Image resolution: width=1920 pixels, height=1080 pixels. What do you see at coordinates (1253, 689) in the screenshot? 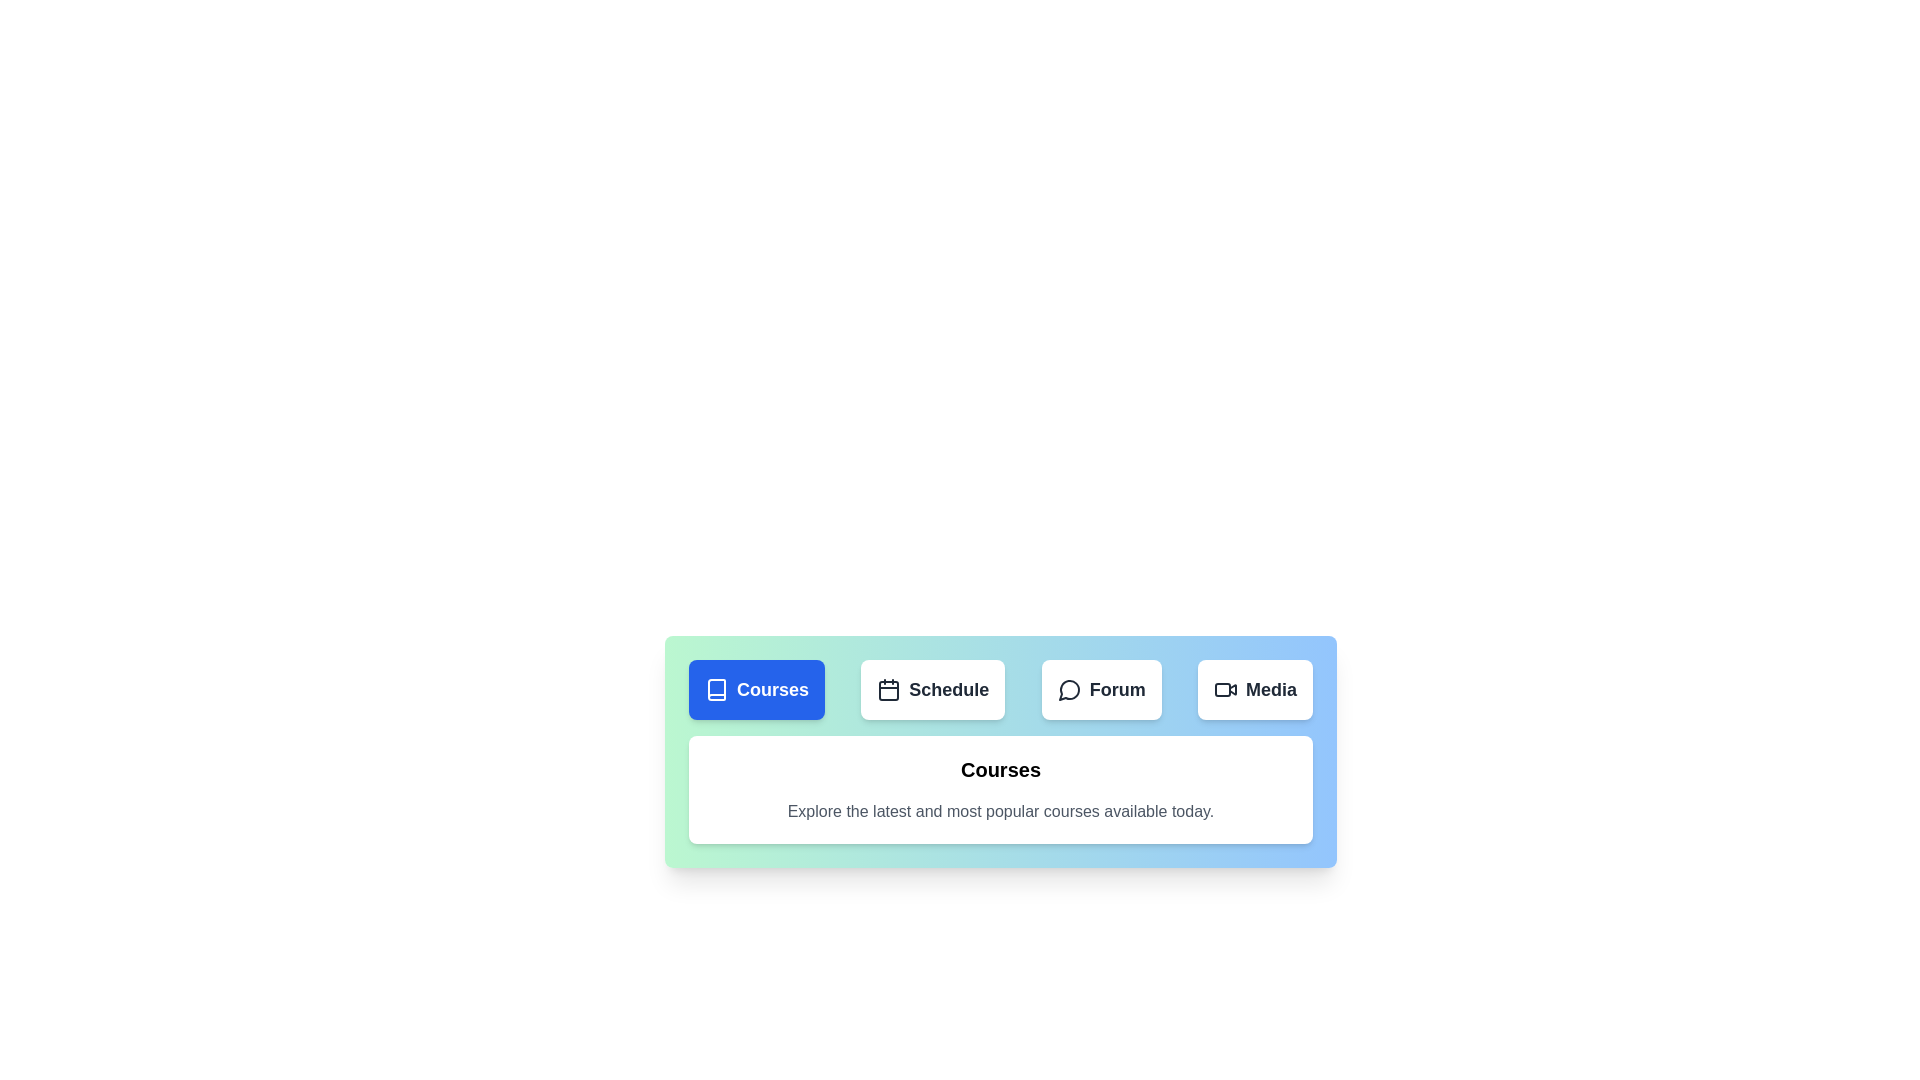
I see `the tab labeled Media to view its content` at bounding box center [1253, 689].